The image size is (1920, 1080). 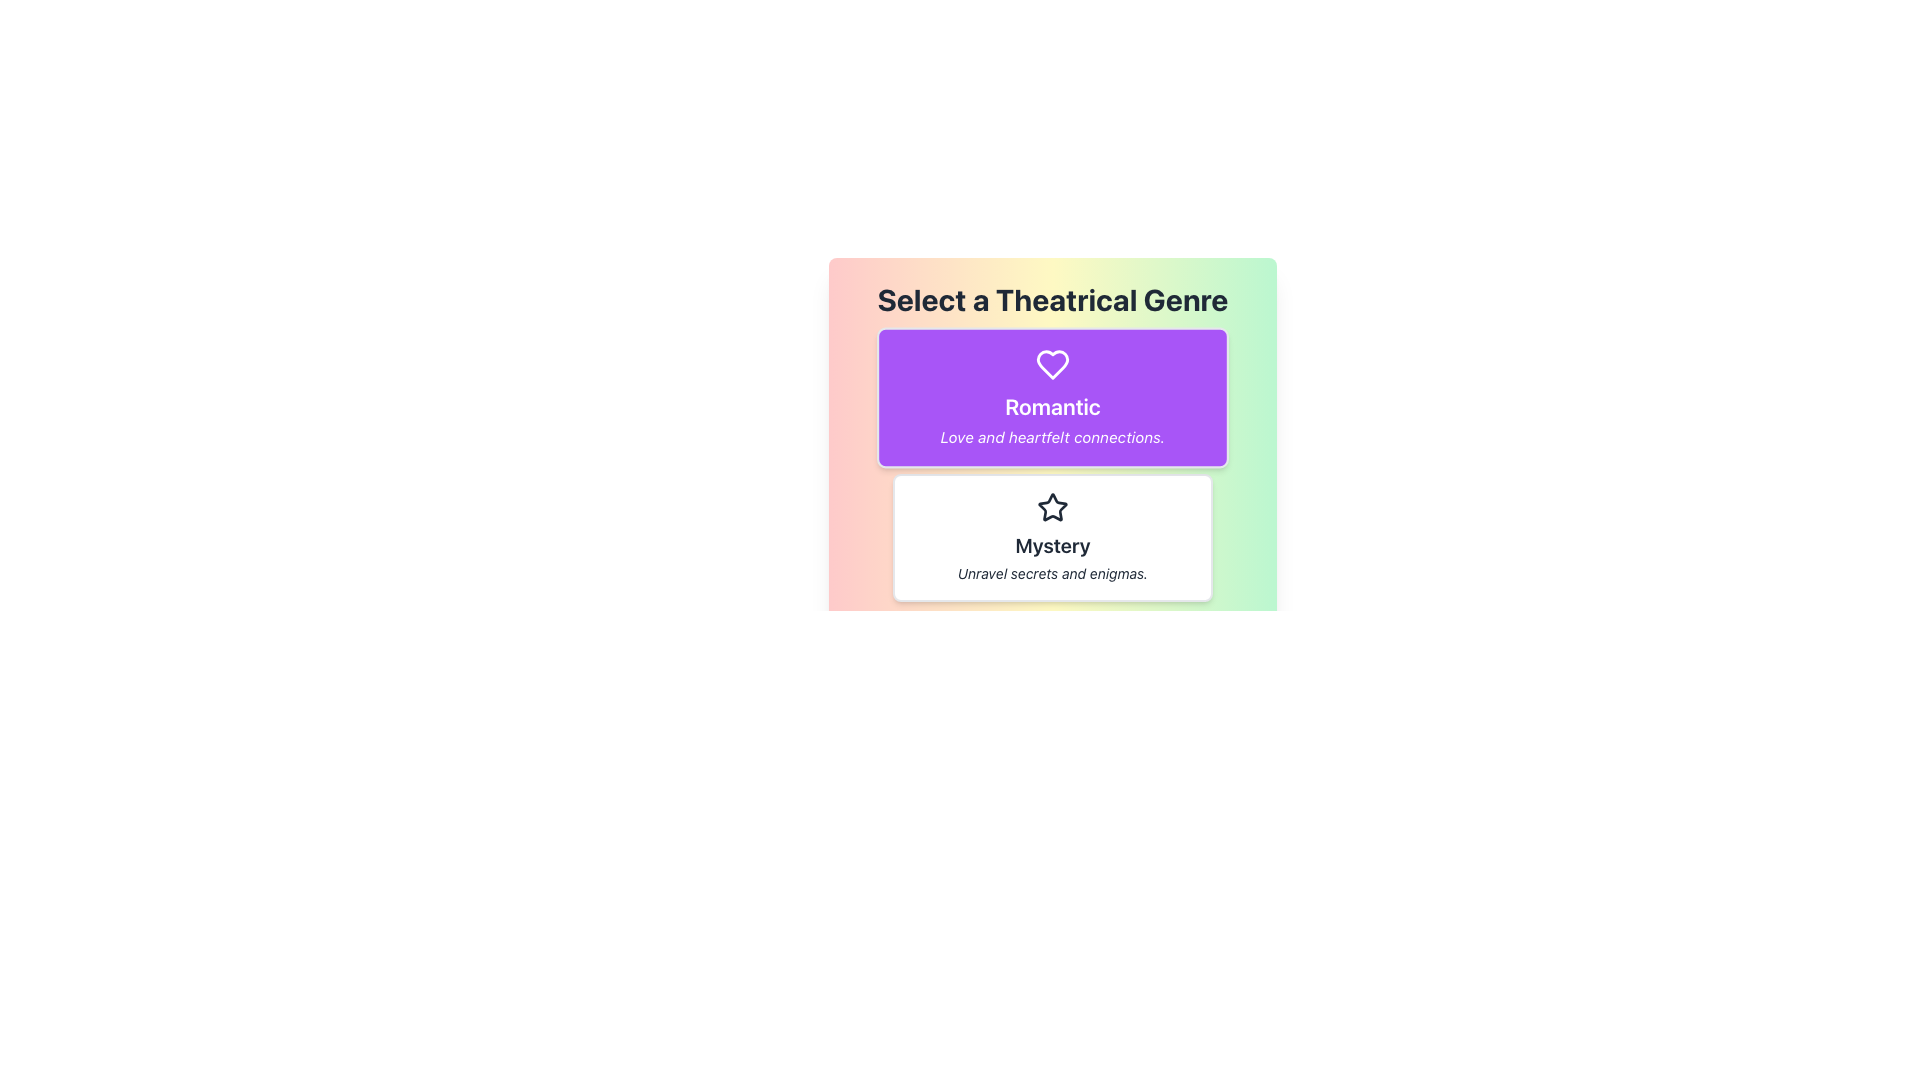 I want to click on the Text Display element that shows the header 'Select a Theatrical Genre', which is bold and large with a dark font color against a multicolored gradient background, so click(x=1051, y=300).